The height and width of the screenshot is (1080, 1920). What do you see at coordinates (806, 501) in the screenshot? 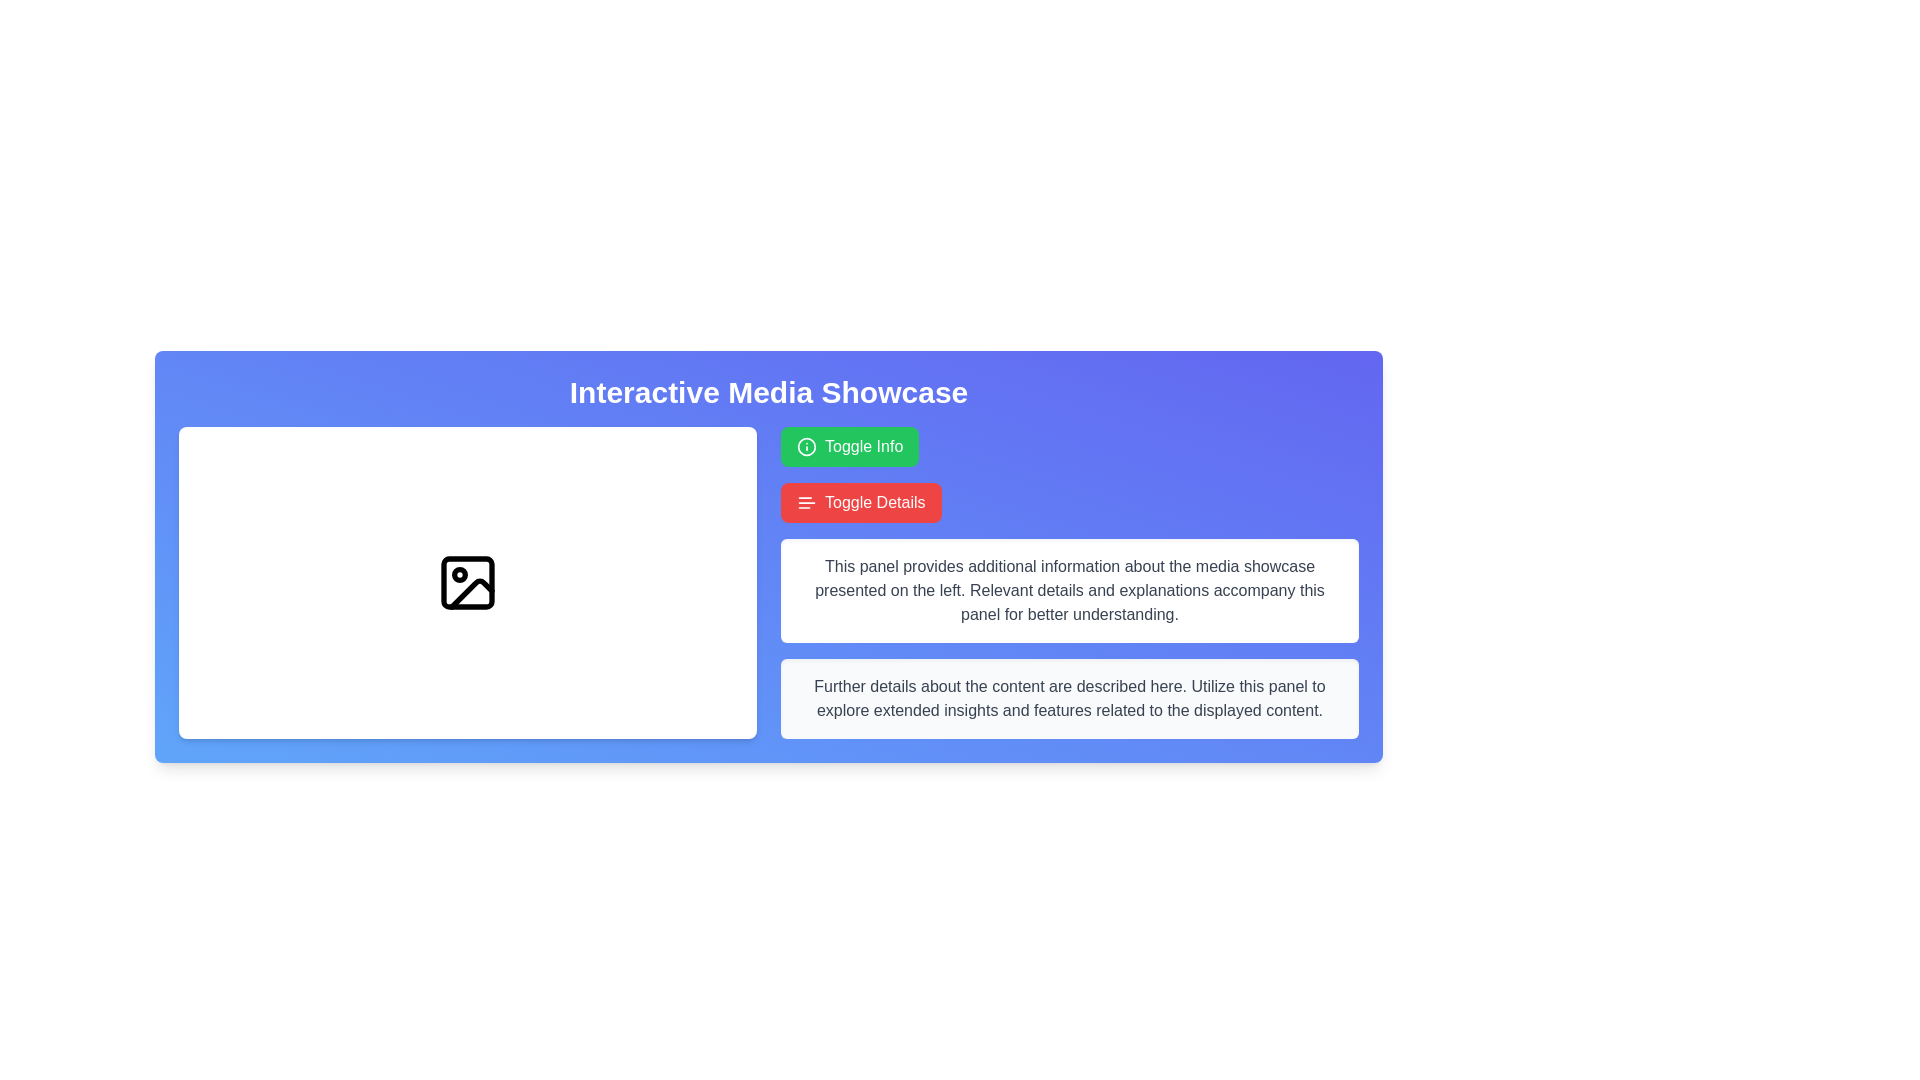
I see `the 'Toggle Details' button which contains the three horizontal lines icon on its left side, located in the red background of the interactive panel` at bounding box center [806, 501].